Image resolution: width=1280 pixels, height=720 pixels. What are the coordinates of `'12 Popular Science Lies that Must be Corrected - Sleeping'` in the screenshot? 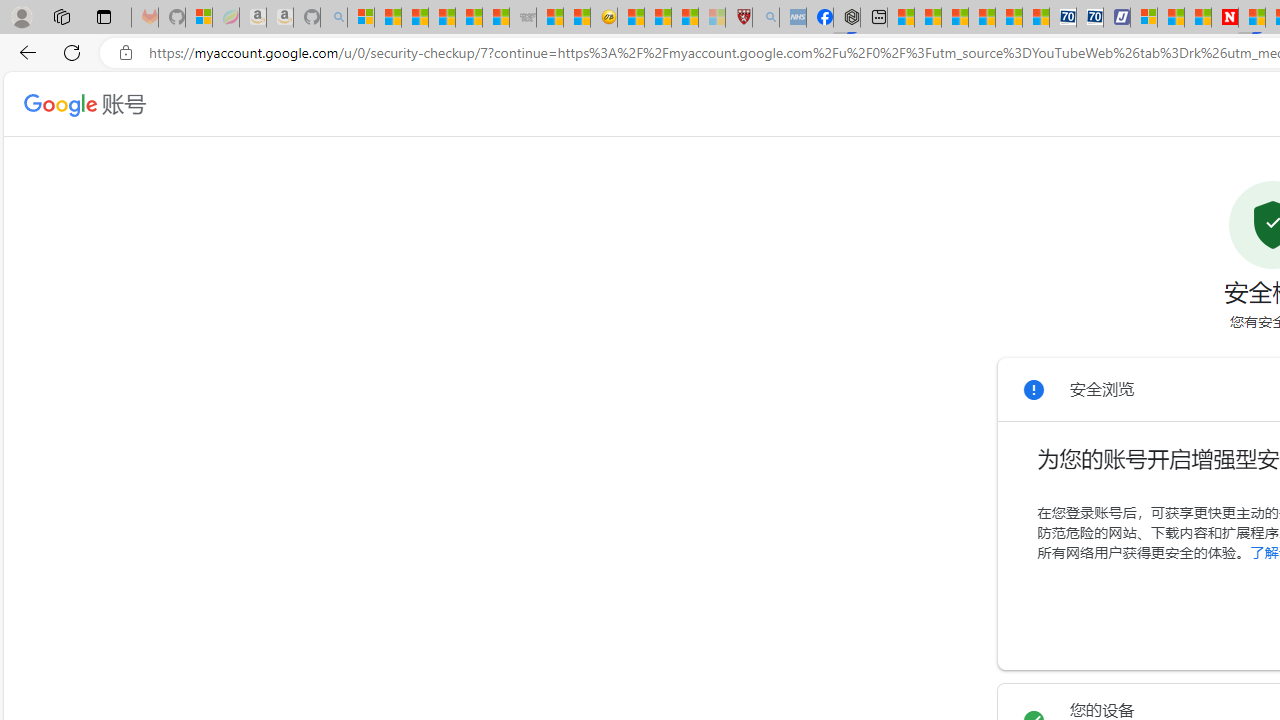 It's located at (711, 17).